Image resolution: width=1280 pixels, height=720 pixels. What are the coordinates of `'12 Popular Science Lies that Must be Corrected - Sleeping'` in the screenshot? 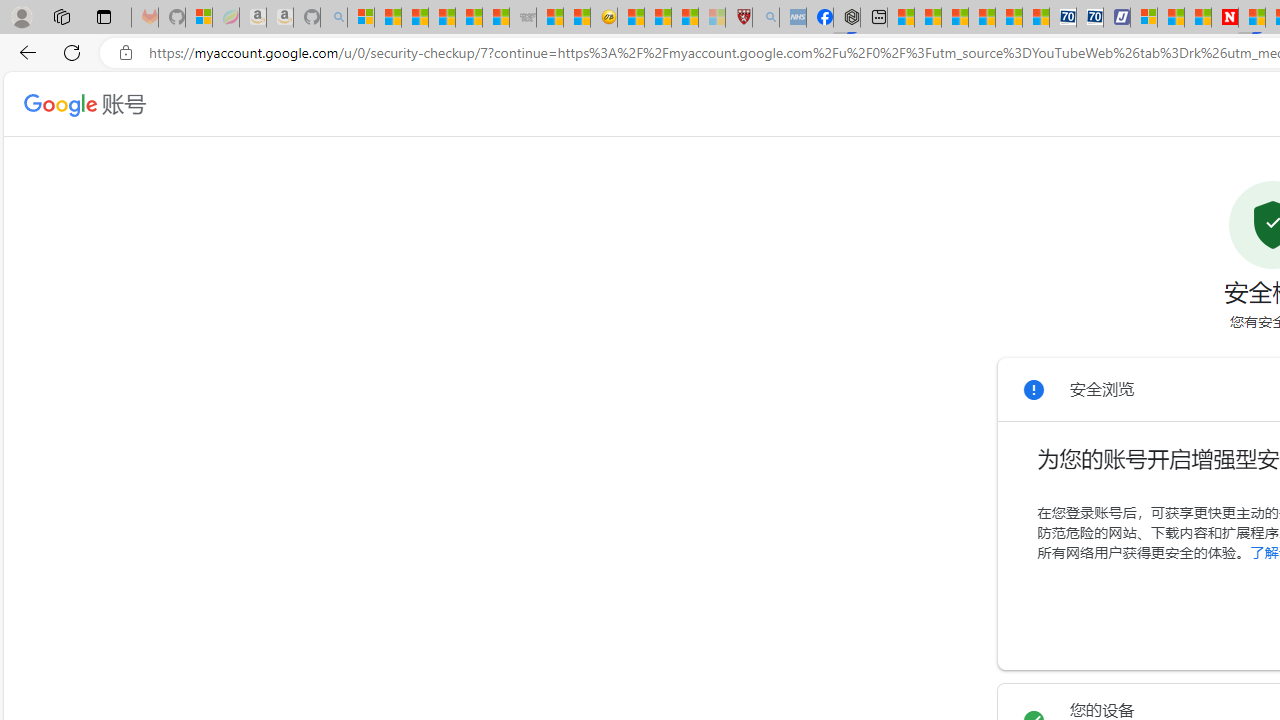 It's located at (711, 17).